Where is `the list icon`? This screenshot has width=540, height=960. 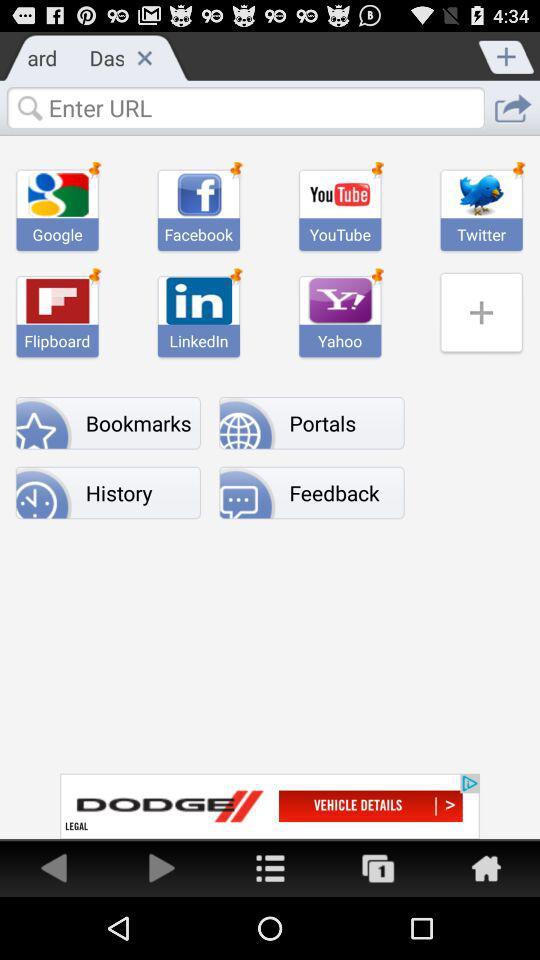
the list icon is located at coordinates (270, 928).